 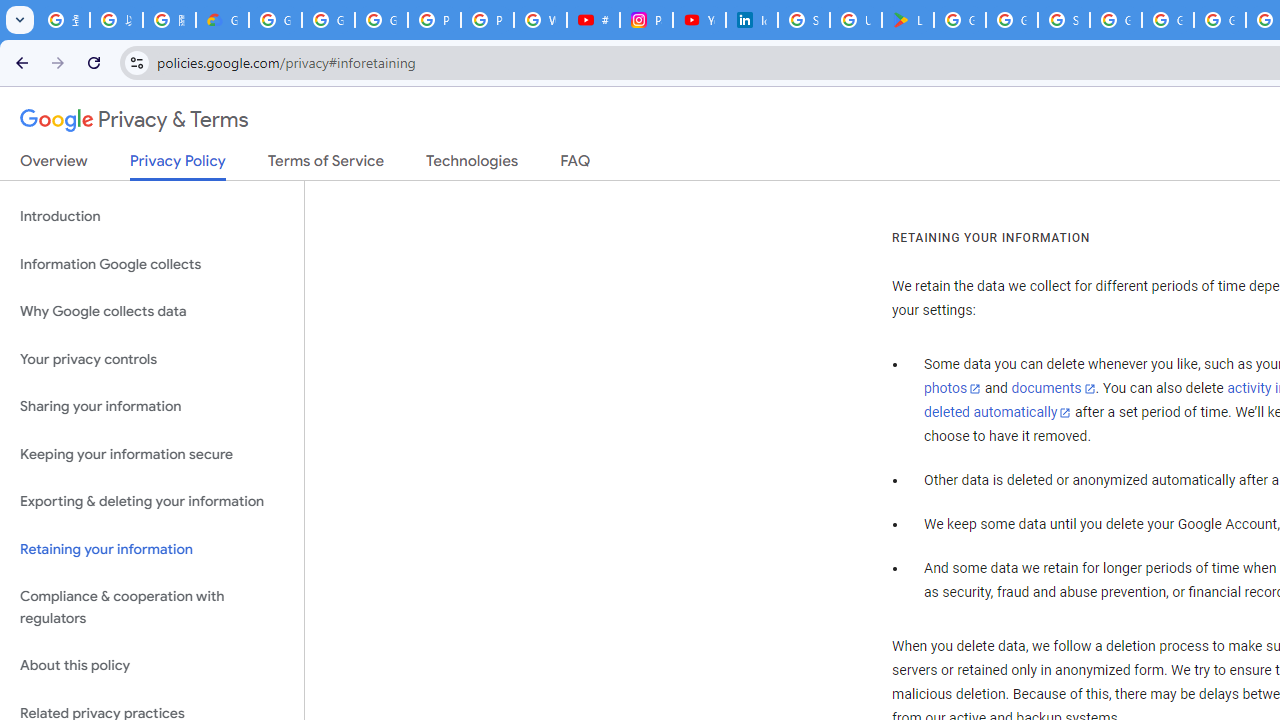 I want to click on 'Introduction', so click(x=151, y=217).